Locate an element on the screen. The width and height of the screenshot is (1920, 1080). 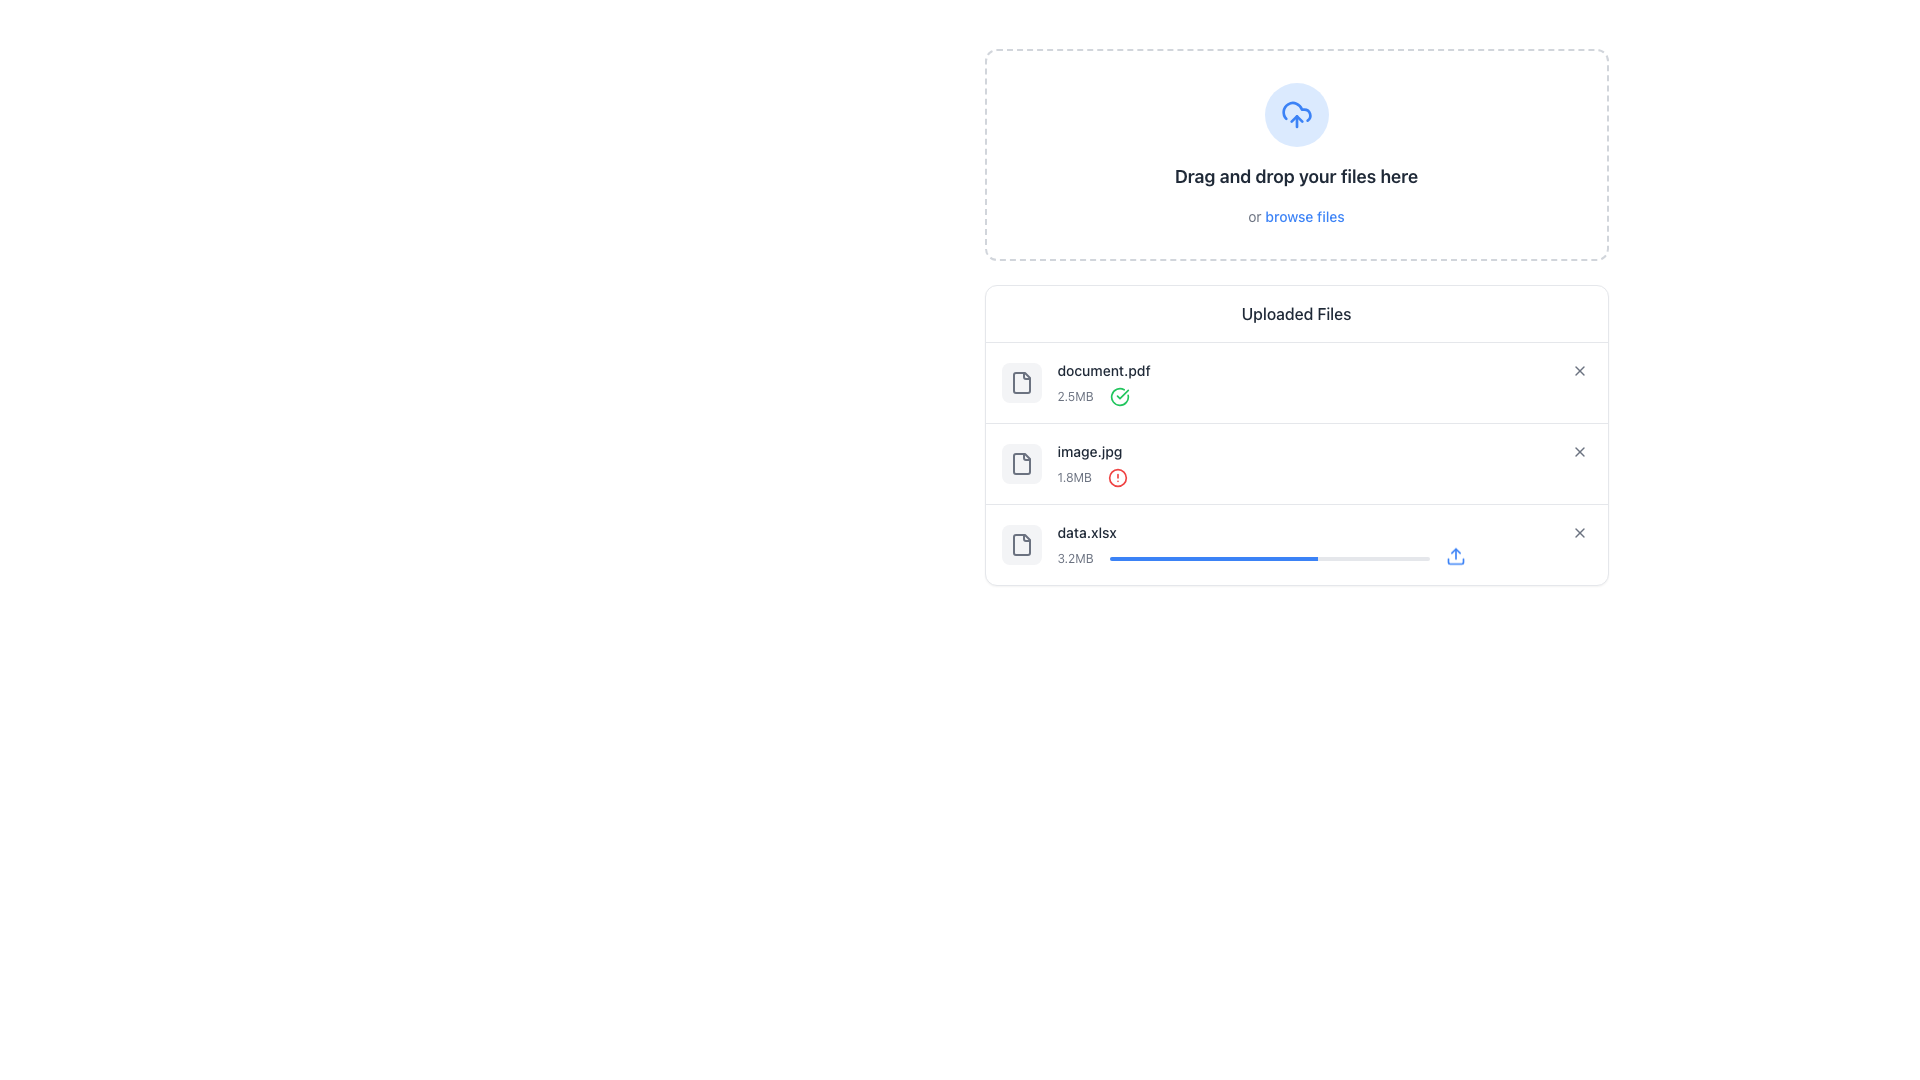
the text label titled 'Uploaded Files', which is styled with a medium-weight font and gray color, positioned at the top center of the section containing file-related information is located at coordinates (1296, 313).